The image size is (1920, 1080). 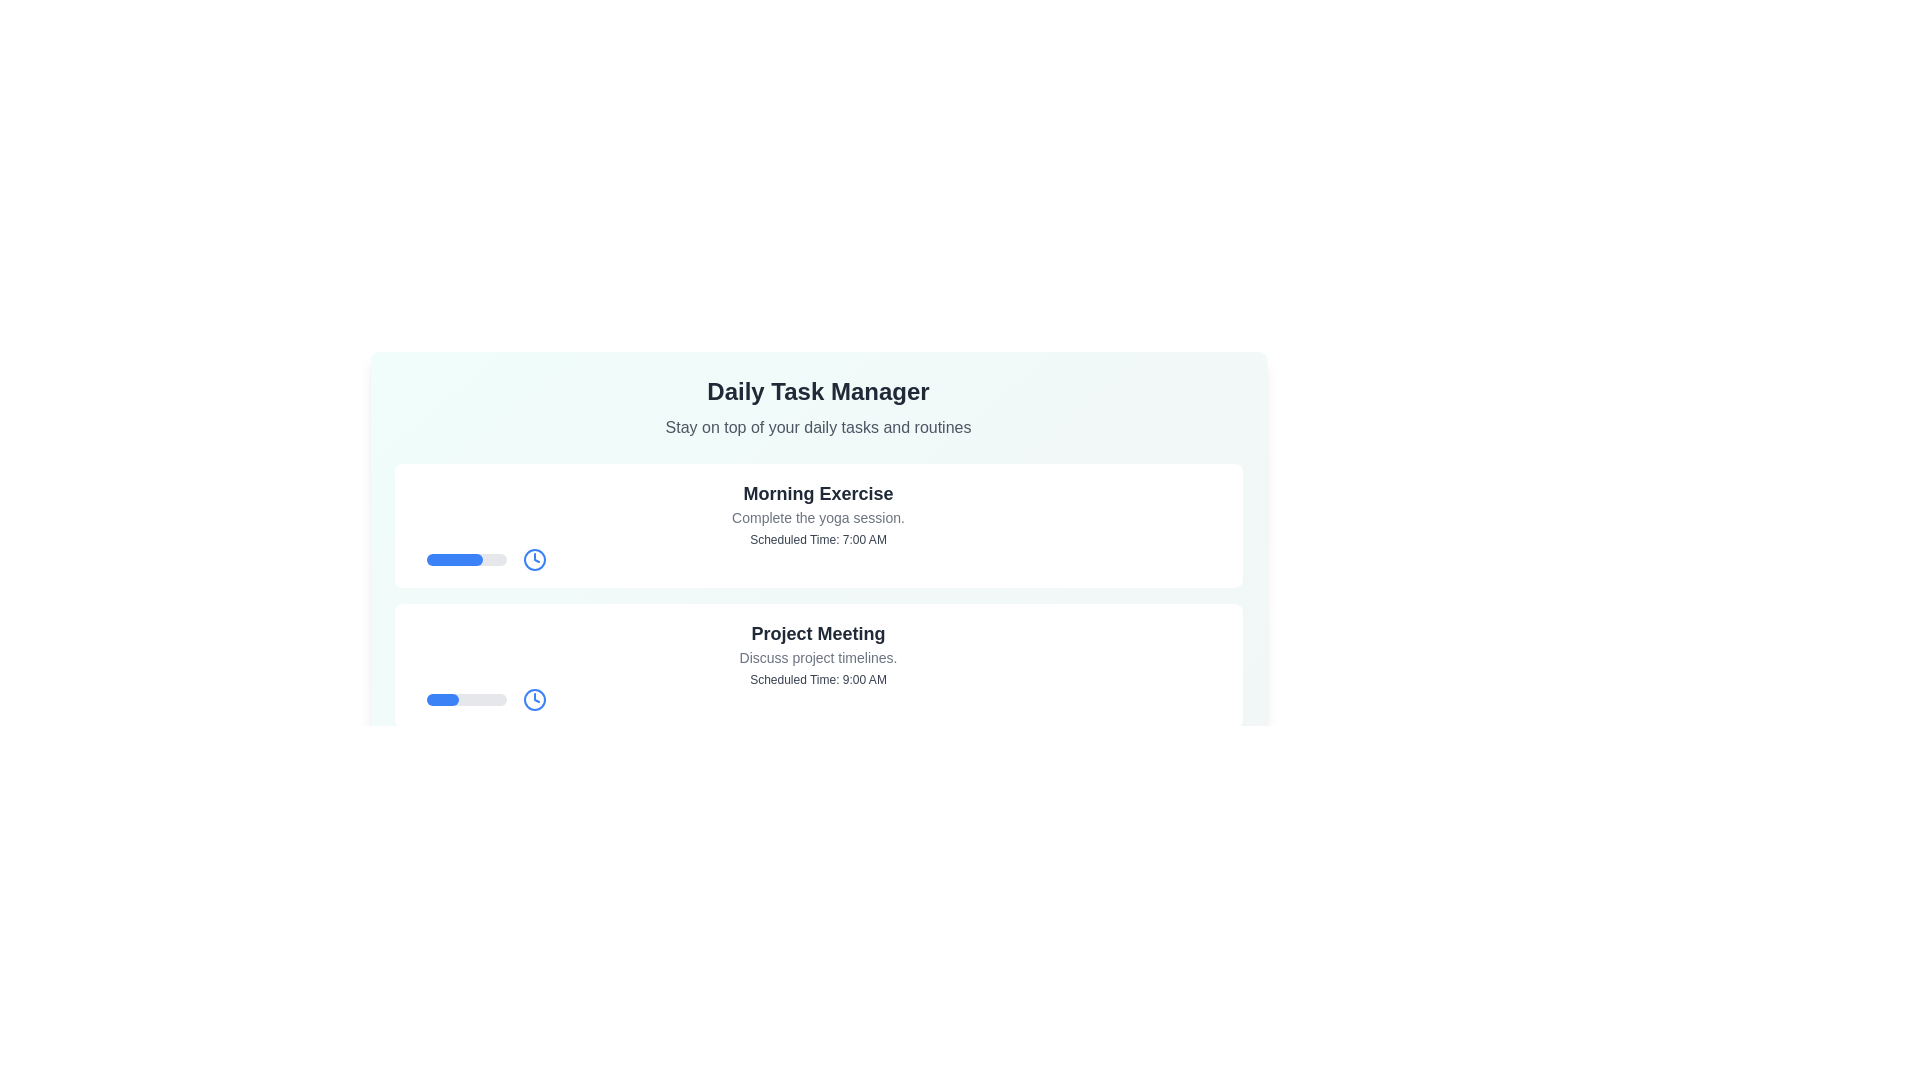 I want to click on the clock icon with a blue outline located next to the 'Morning Exercise' task's progress bar, so click(x=534, y=559).